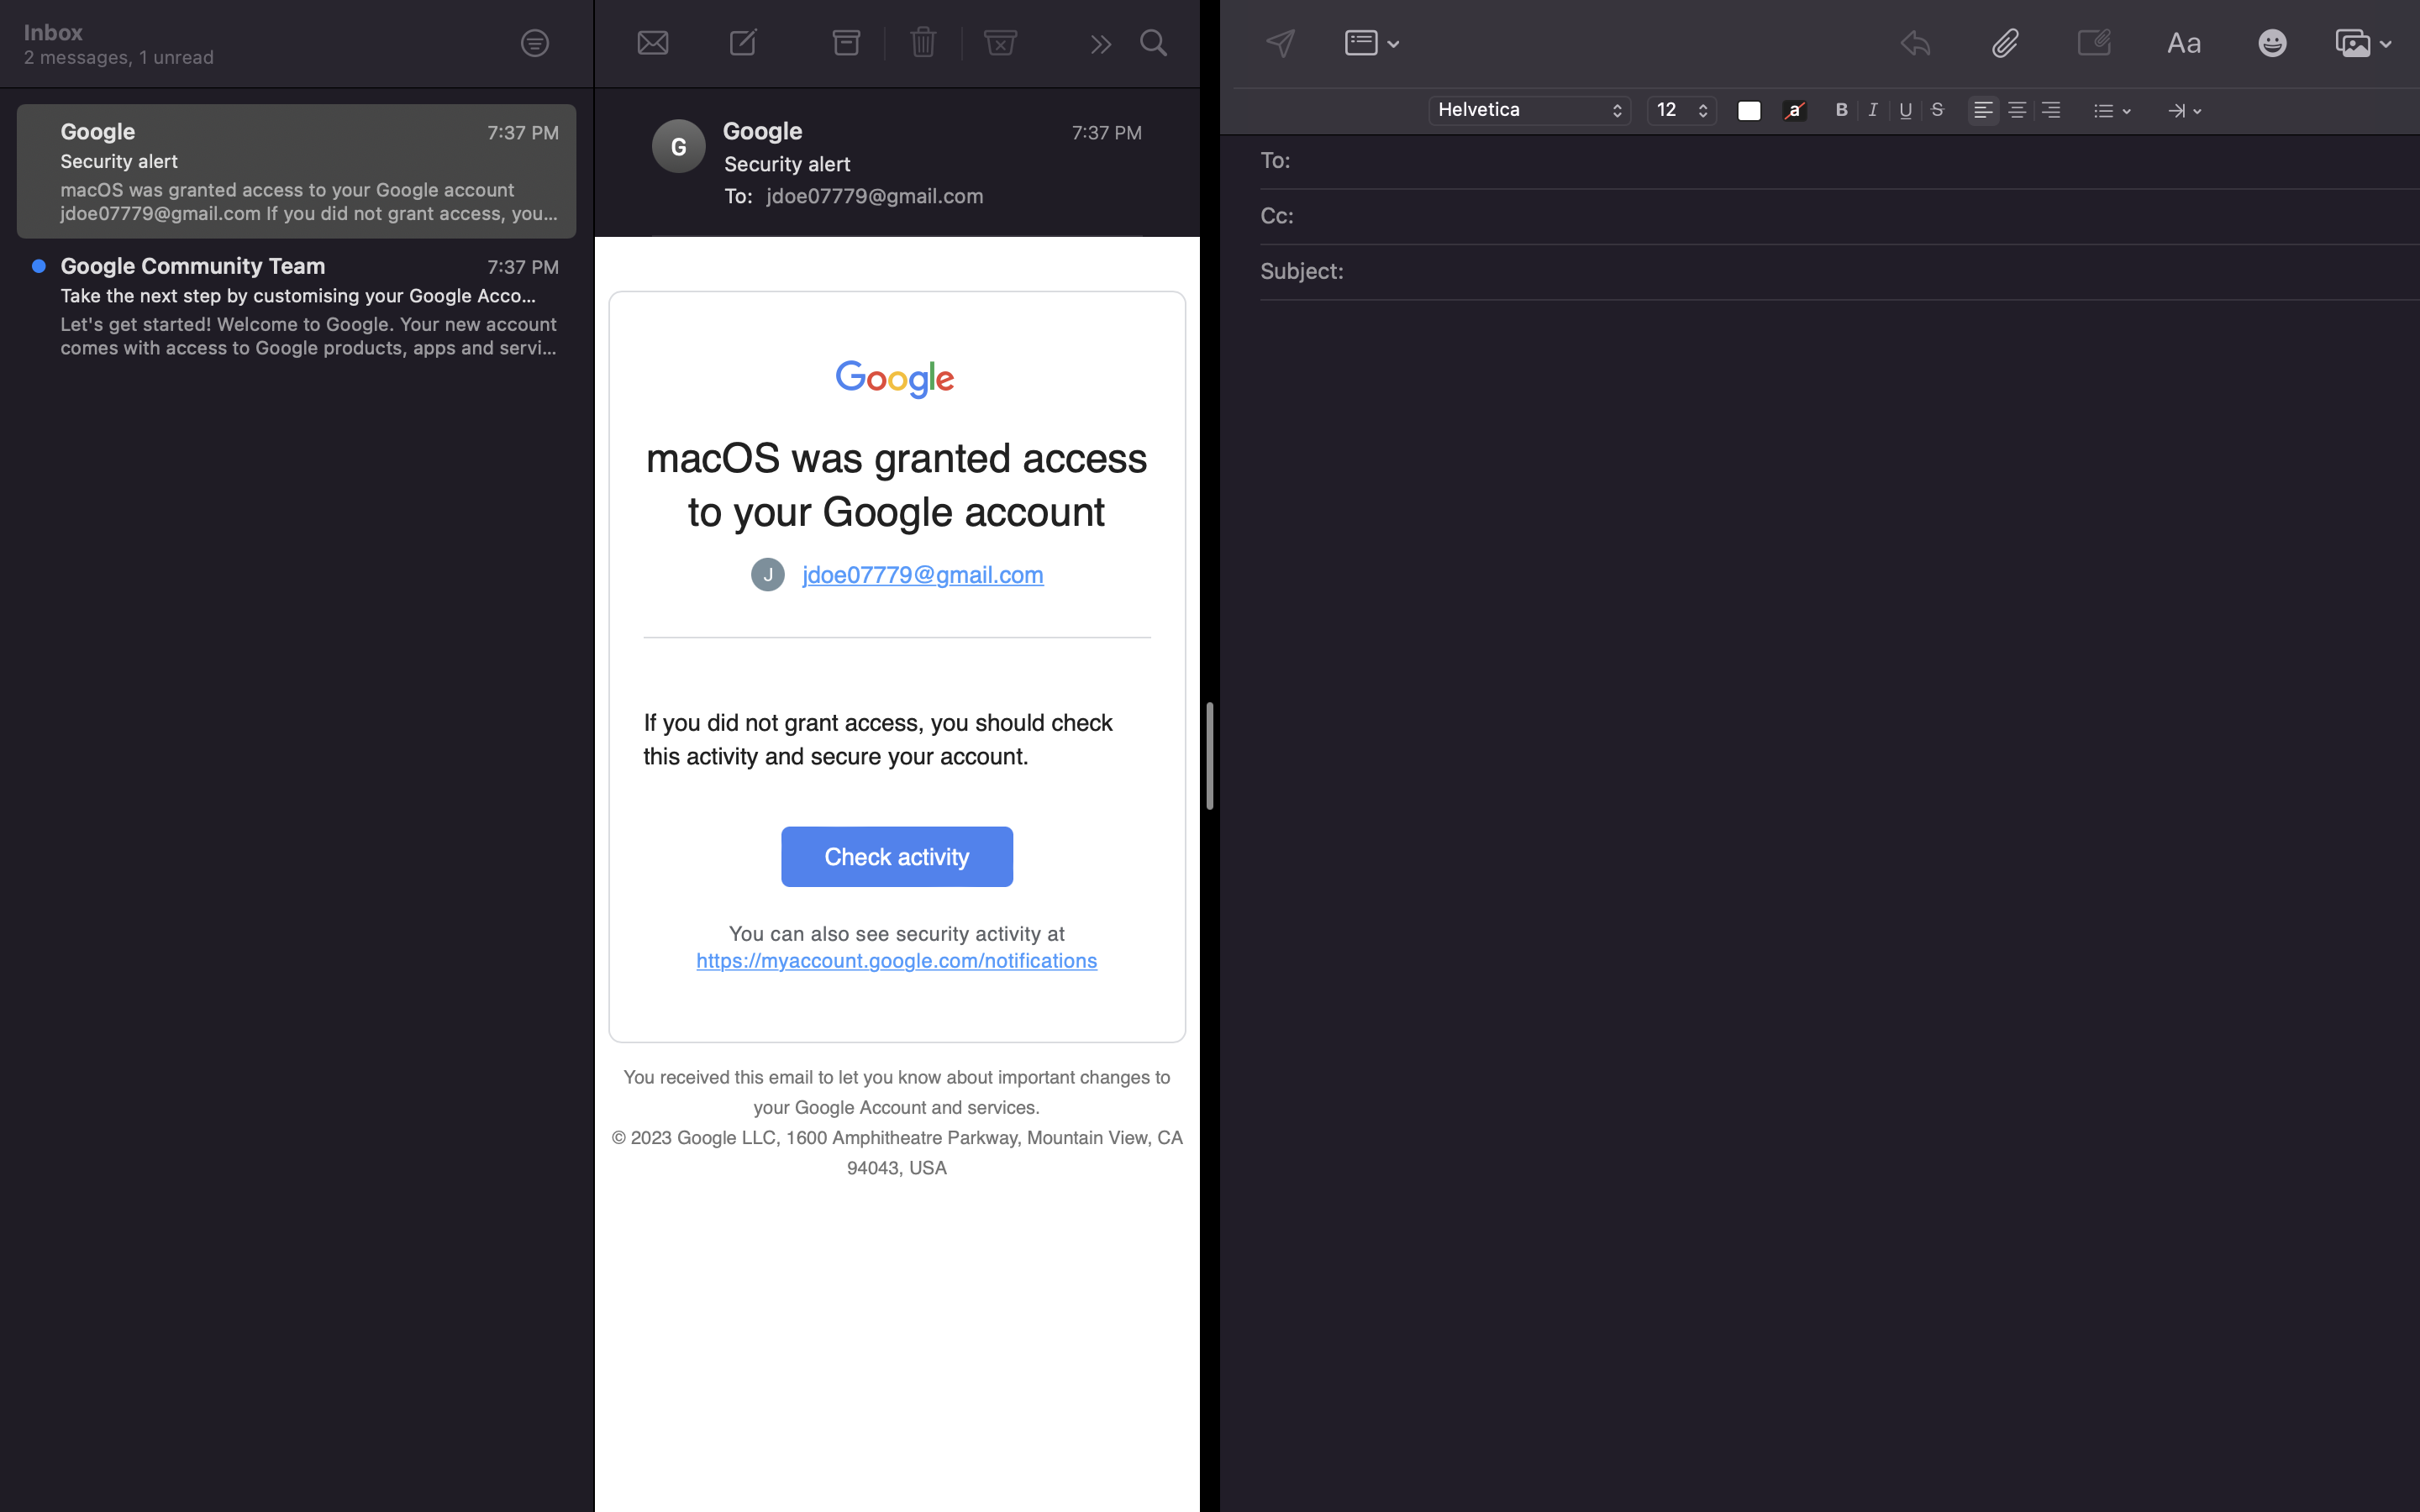 This screenshot has width=2420, height=1512. What do you see at coordinates (1842, 108) in the screenshot?
I see `Change the text to bold and set the font size to 8` at bounding box center [1842, 108].